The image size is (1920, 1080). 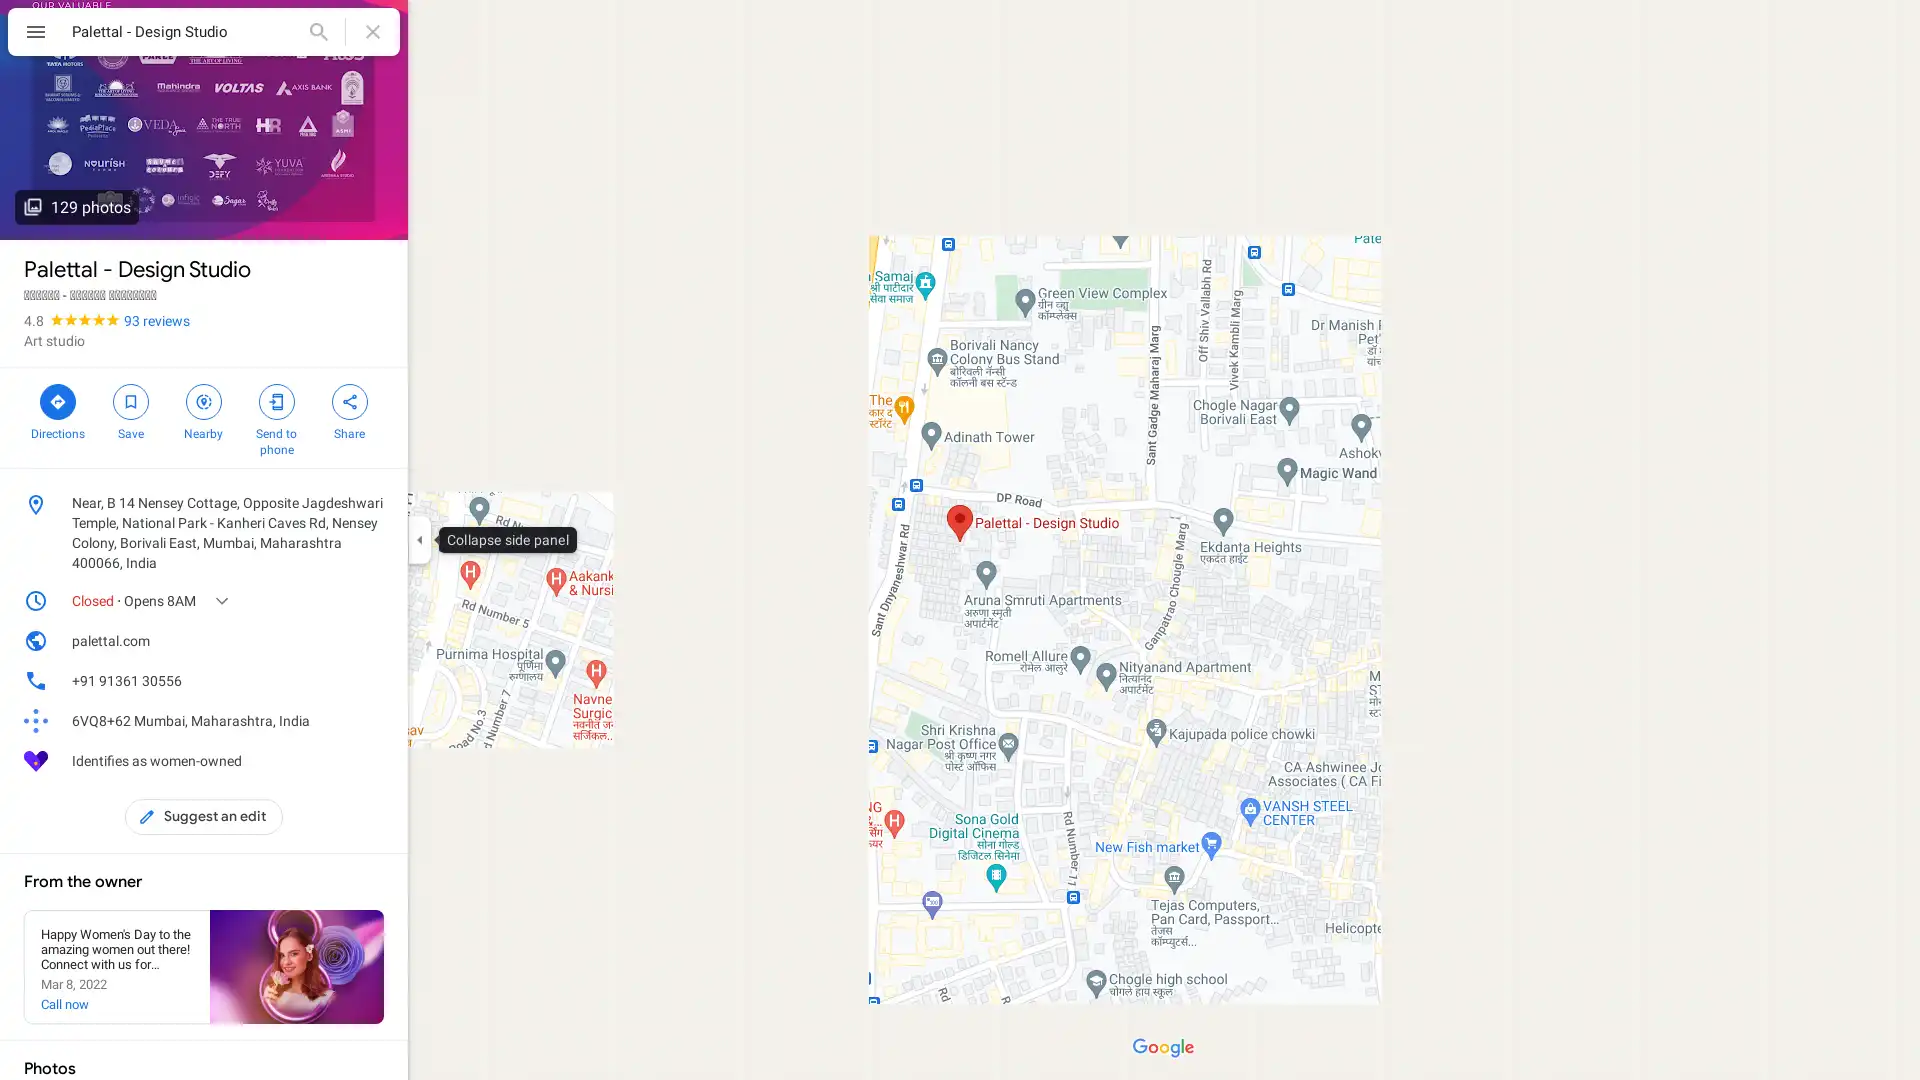 What do you see at coordinates (349, 408) in the screenshot?
I see `Share Palettal - Design Studio` at bounding box center [349, 408].